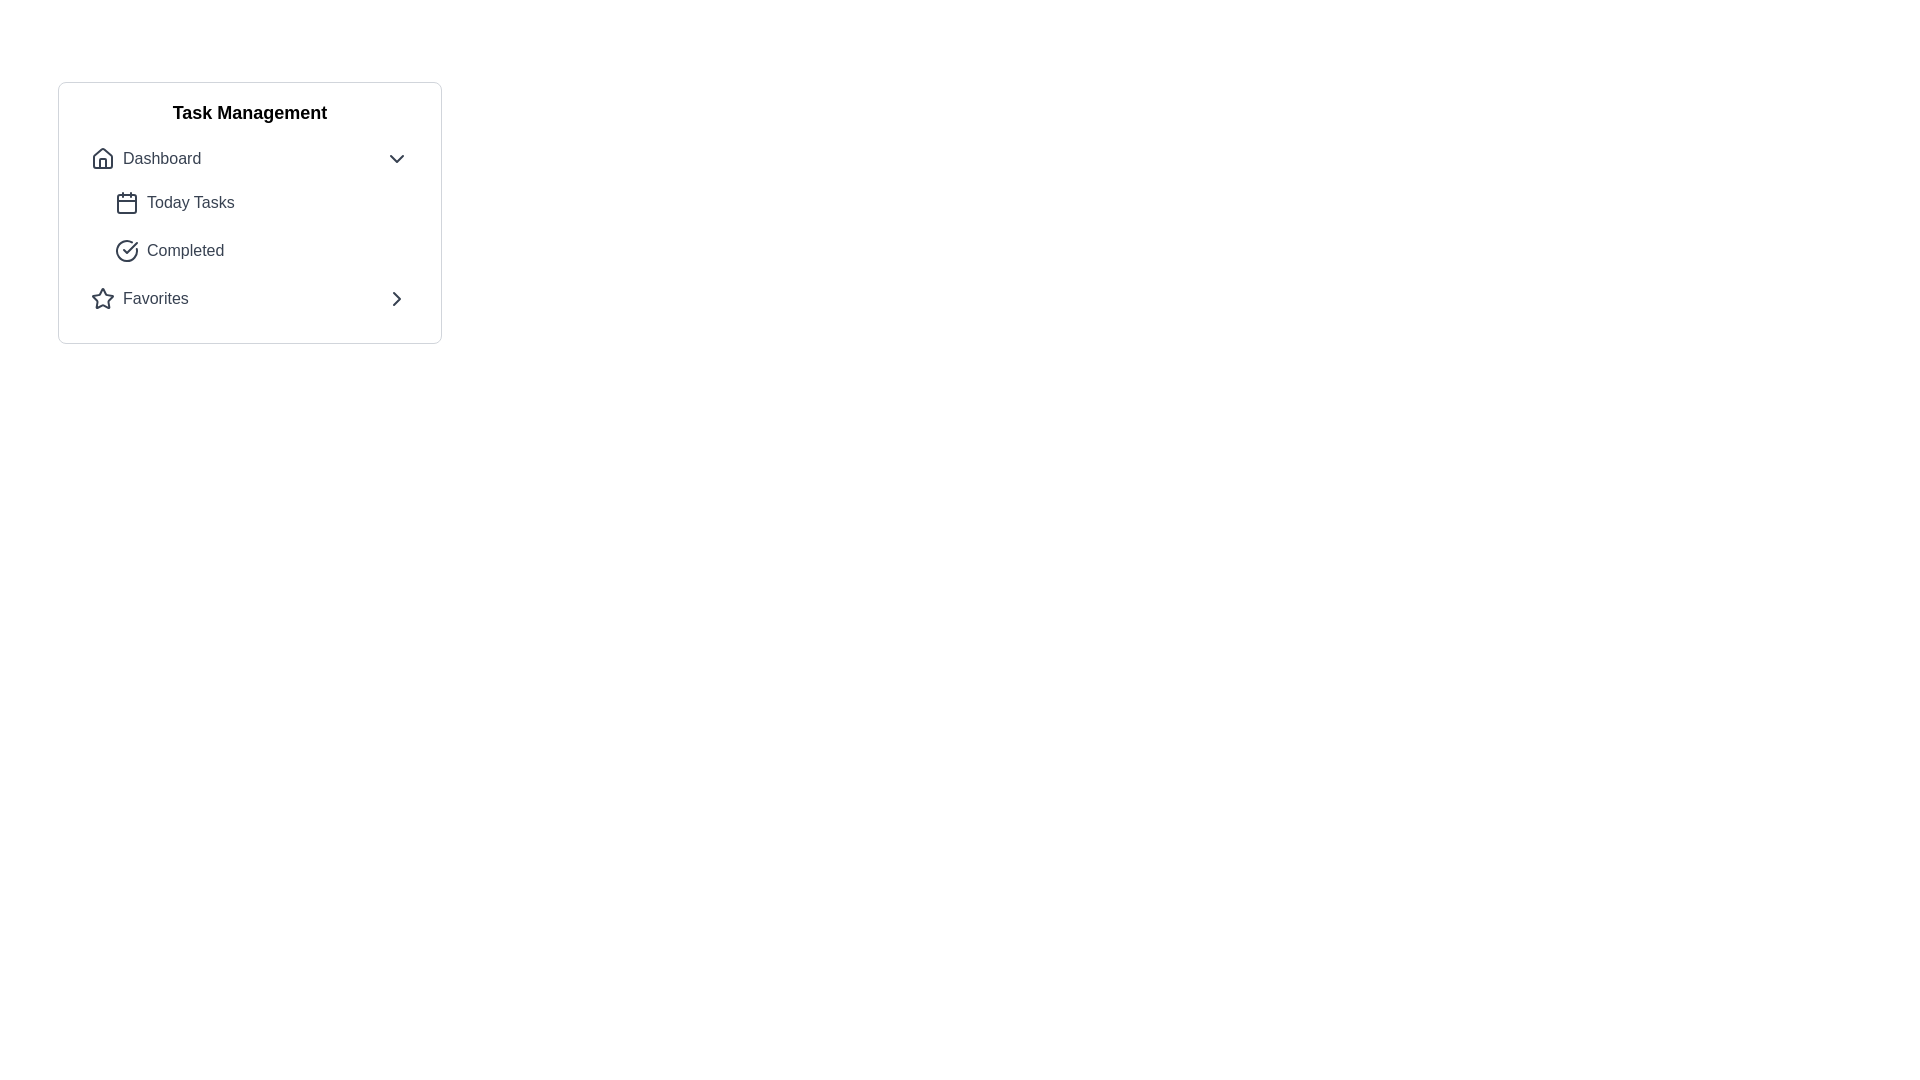 This screenshot has width=1920, height=1080. Describe the element at coordinates (125, 249) in the screenshot. I see `the circular geometric shape forming part of the check-circle icon located beneath the 'Today Tasks' text and adjacent to the 'Completed' label in the Task Management section` at that location.